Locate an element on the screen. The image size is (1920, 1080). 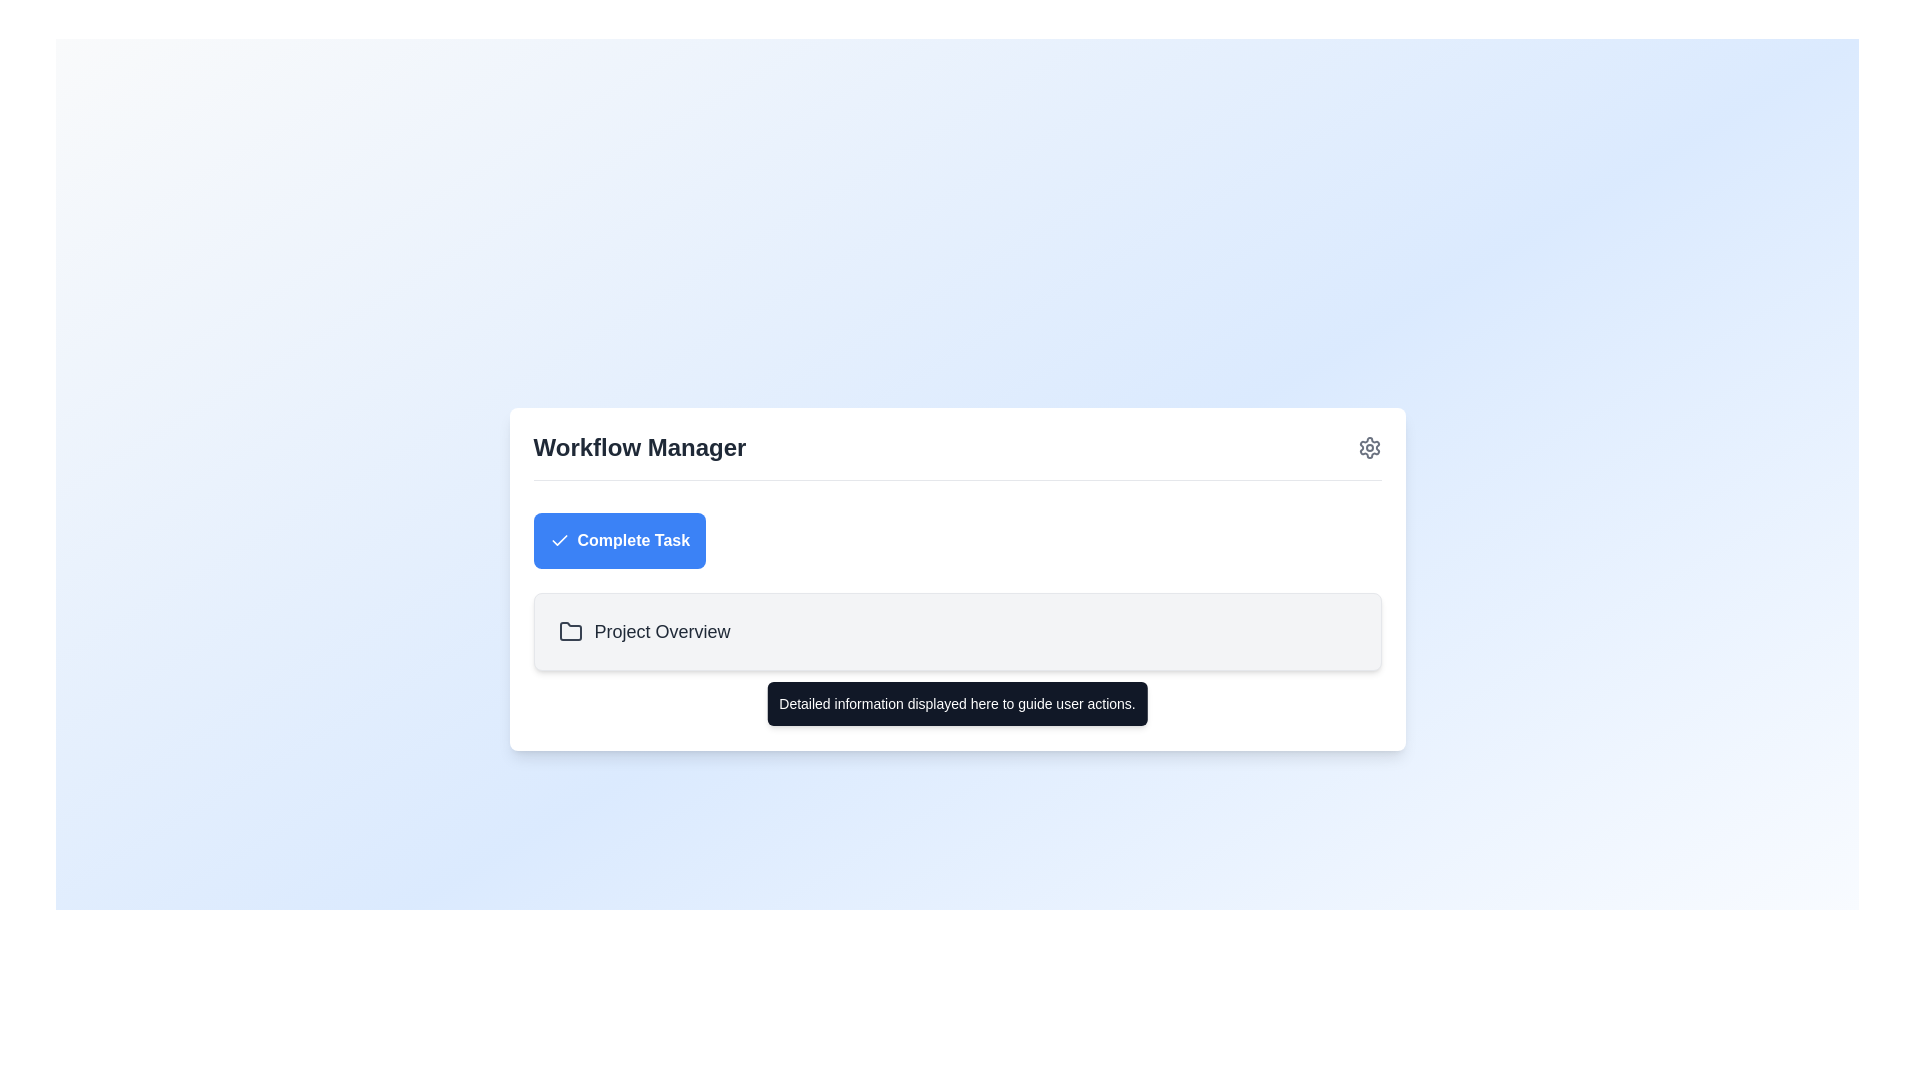
the button for completing a task located below the 'Workflow Manager' title and above the 'Project Overview' list is located at coordinates (618, 540).